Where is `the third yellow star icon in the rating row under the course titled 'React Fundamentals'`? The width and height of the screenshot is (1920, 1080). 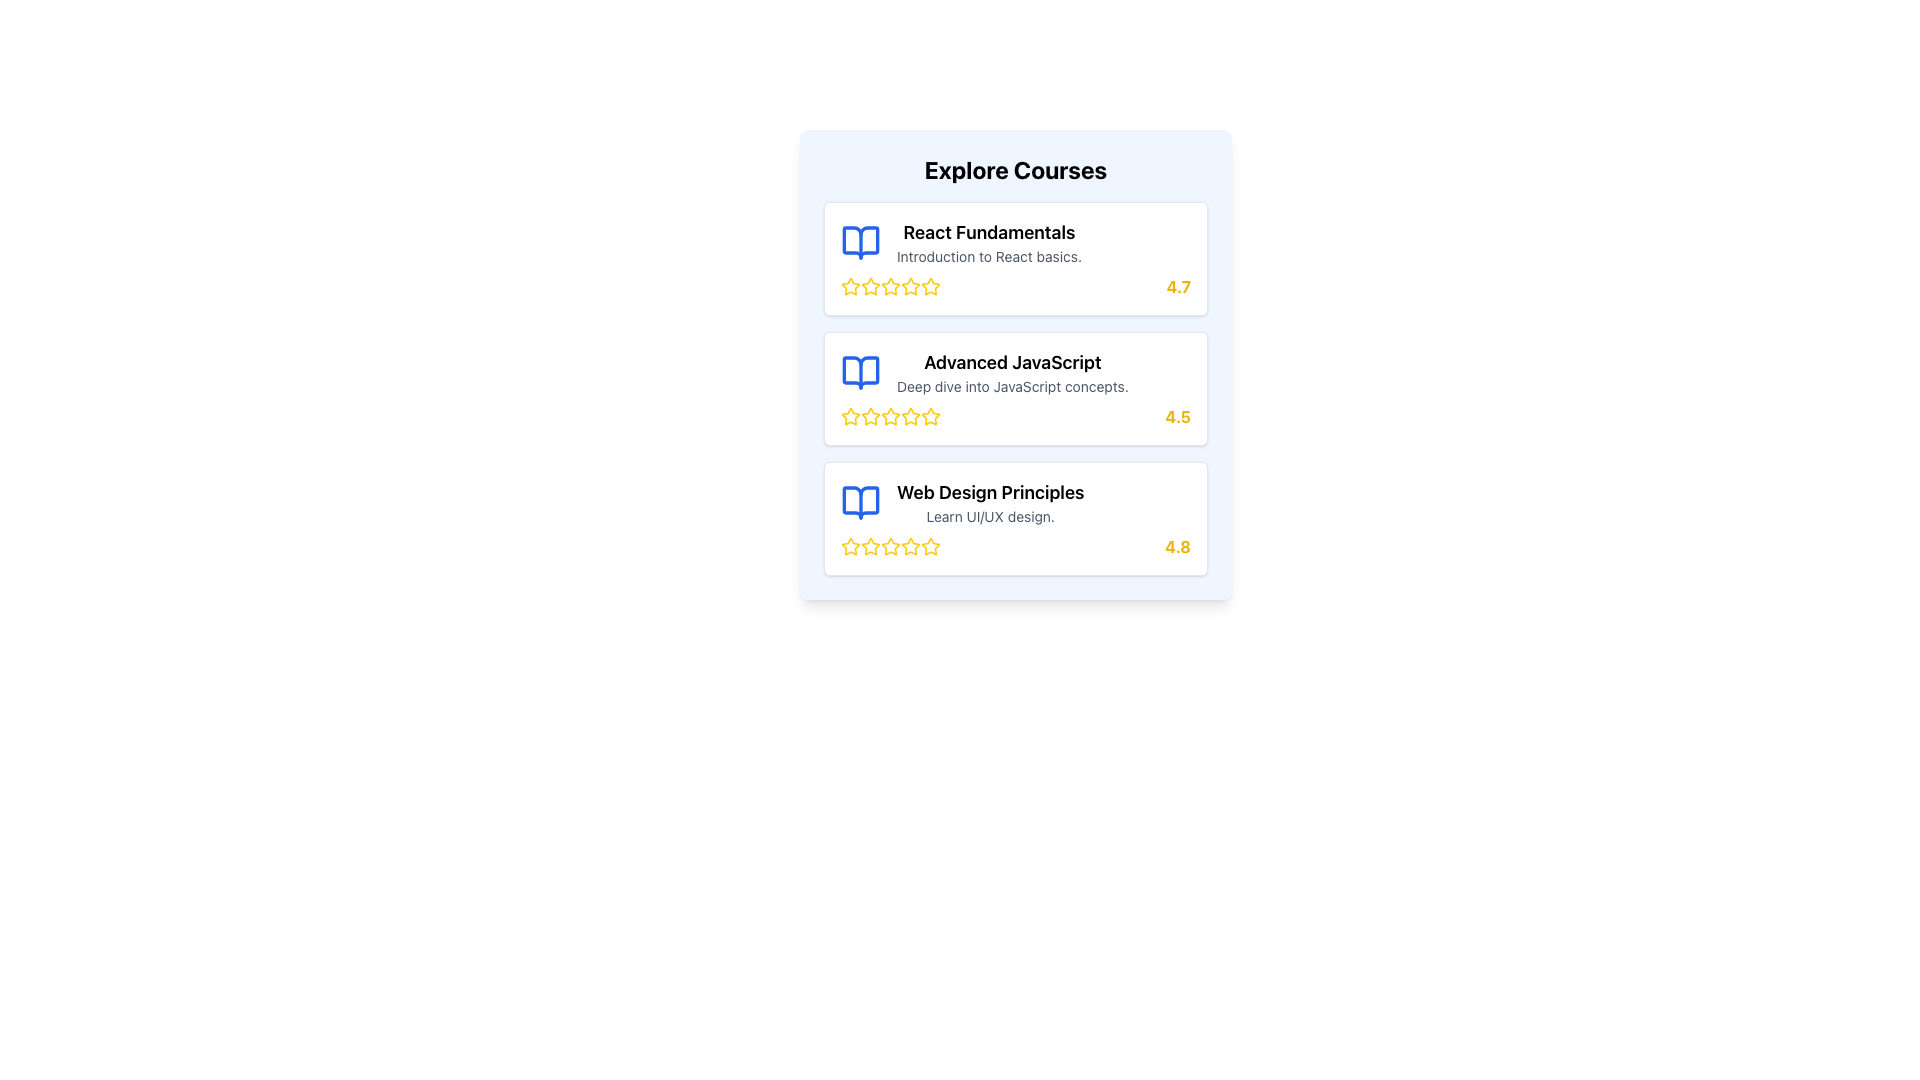 the third yellow star icon in the rating row under the course titled 'React Fundamentals' is located at coordinates (890, 286).